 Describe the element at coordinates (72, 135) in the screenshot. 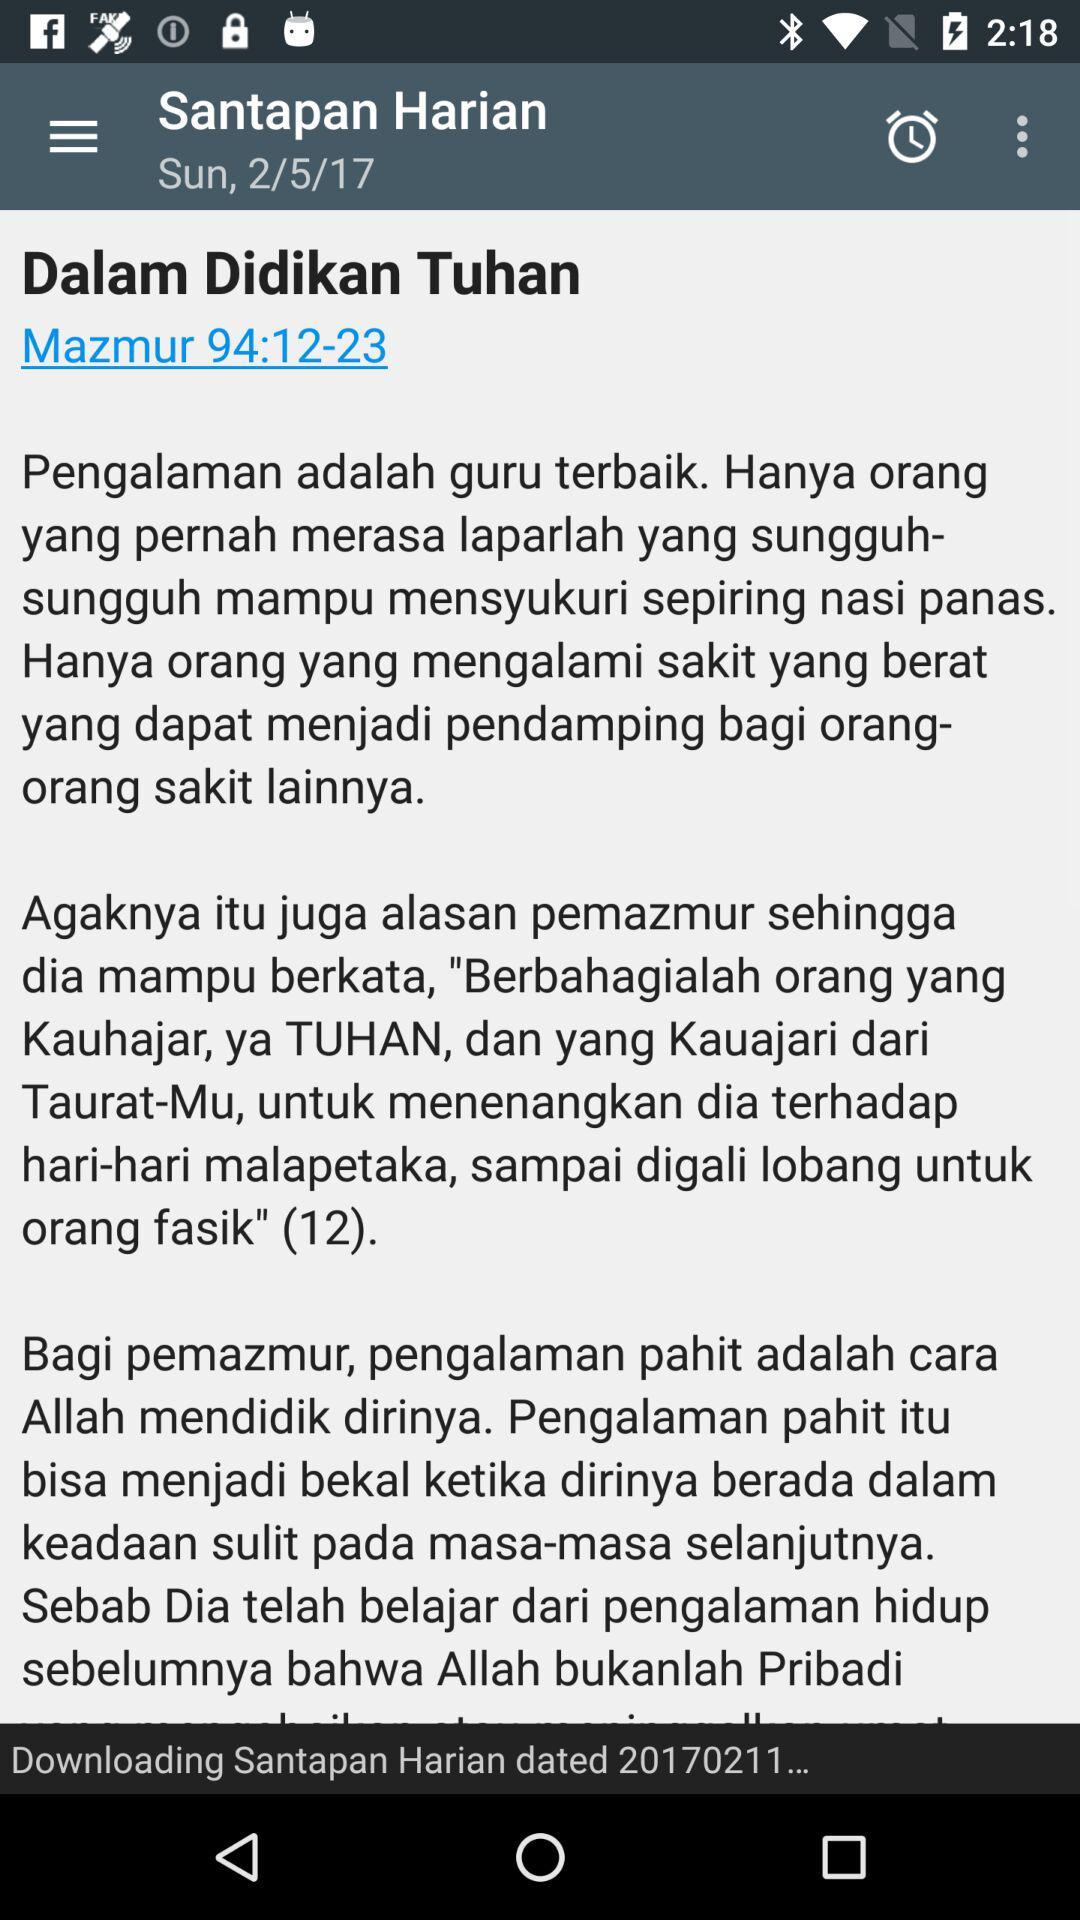

I see `icon to the left of santapan harian icon` at that location.